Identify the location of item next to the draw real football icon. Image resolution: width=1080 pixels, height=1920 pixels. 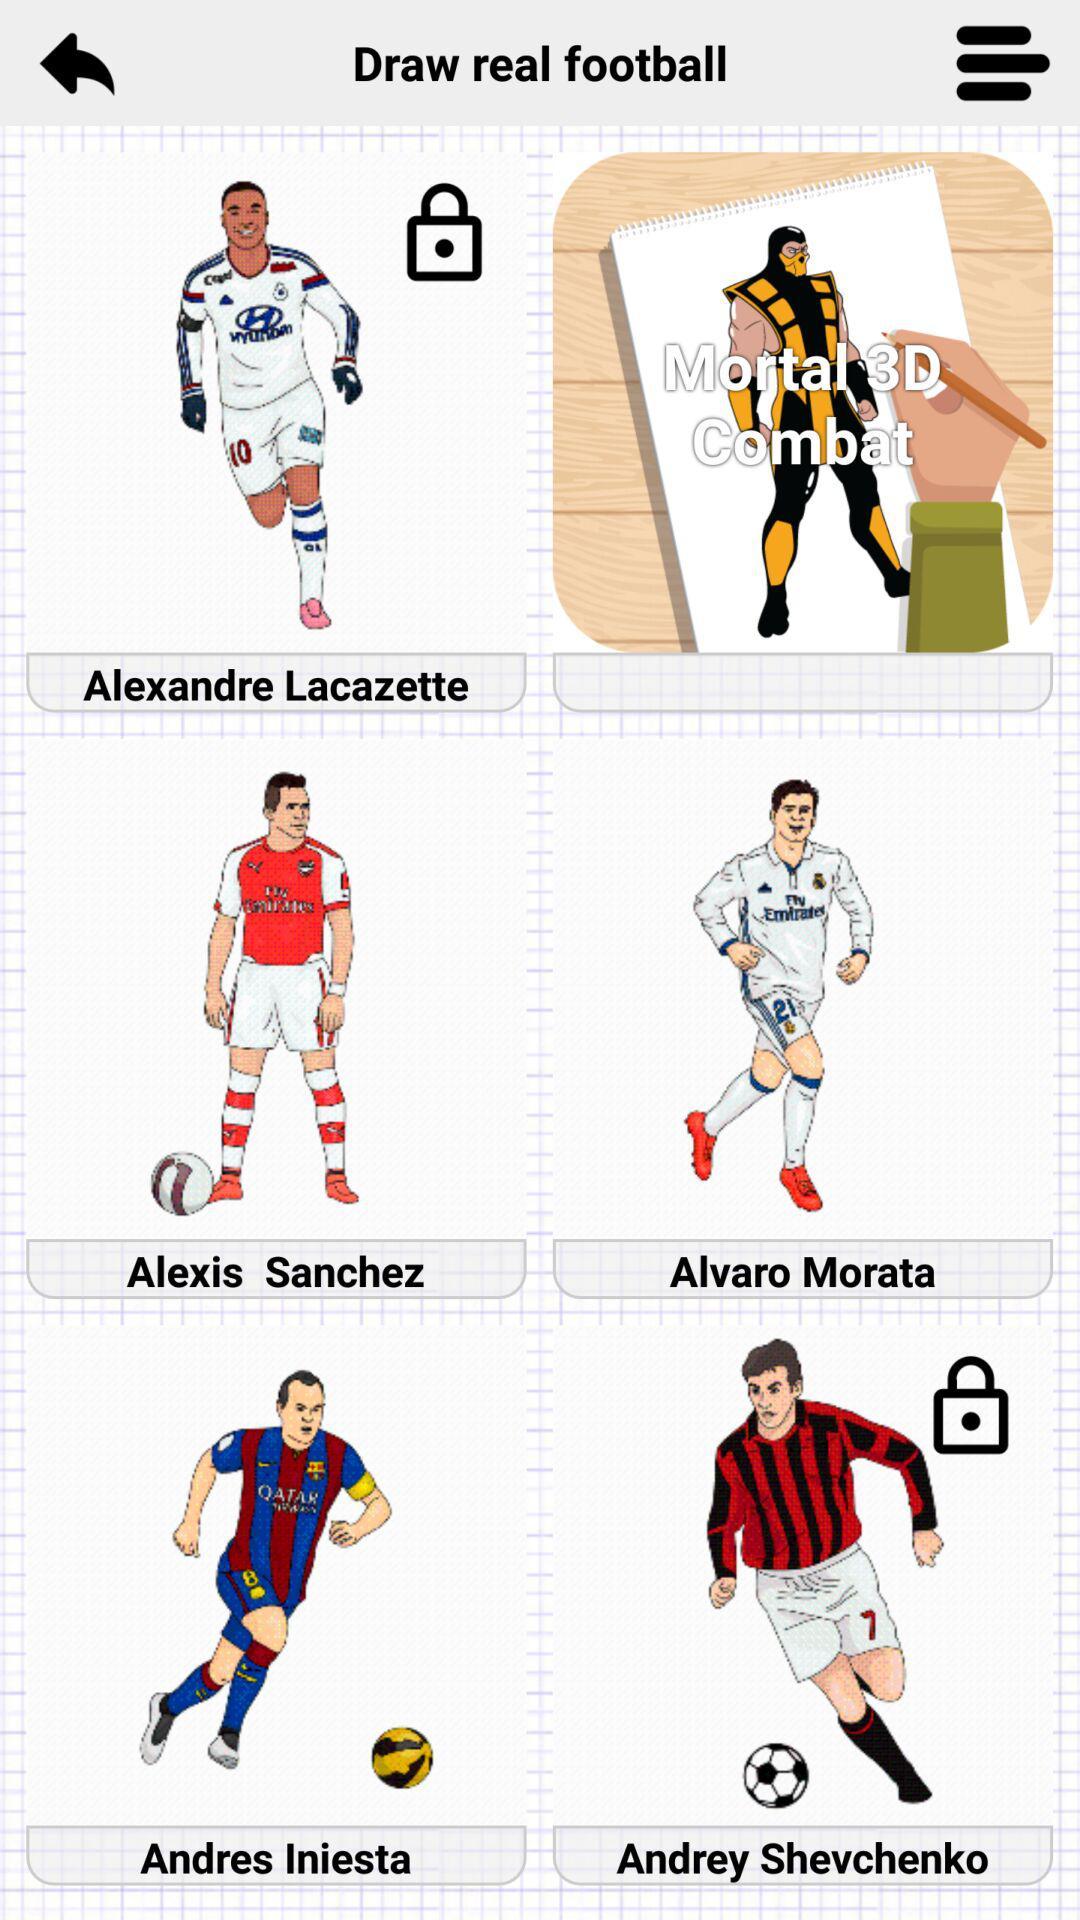
(75, 62).